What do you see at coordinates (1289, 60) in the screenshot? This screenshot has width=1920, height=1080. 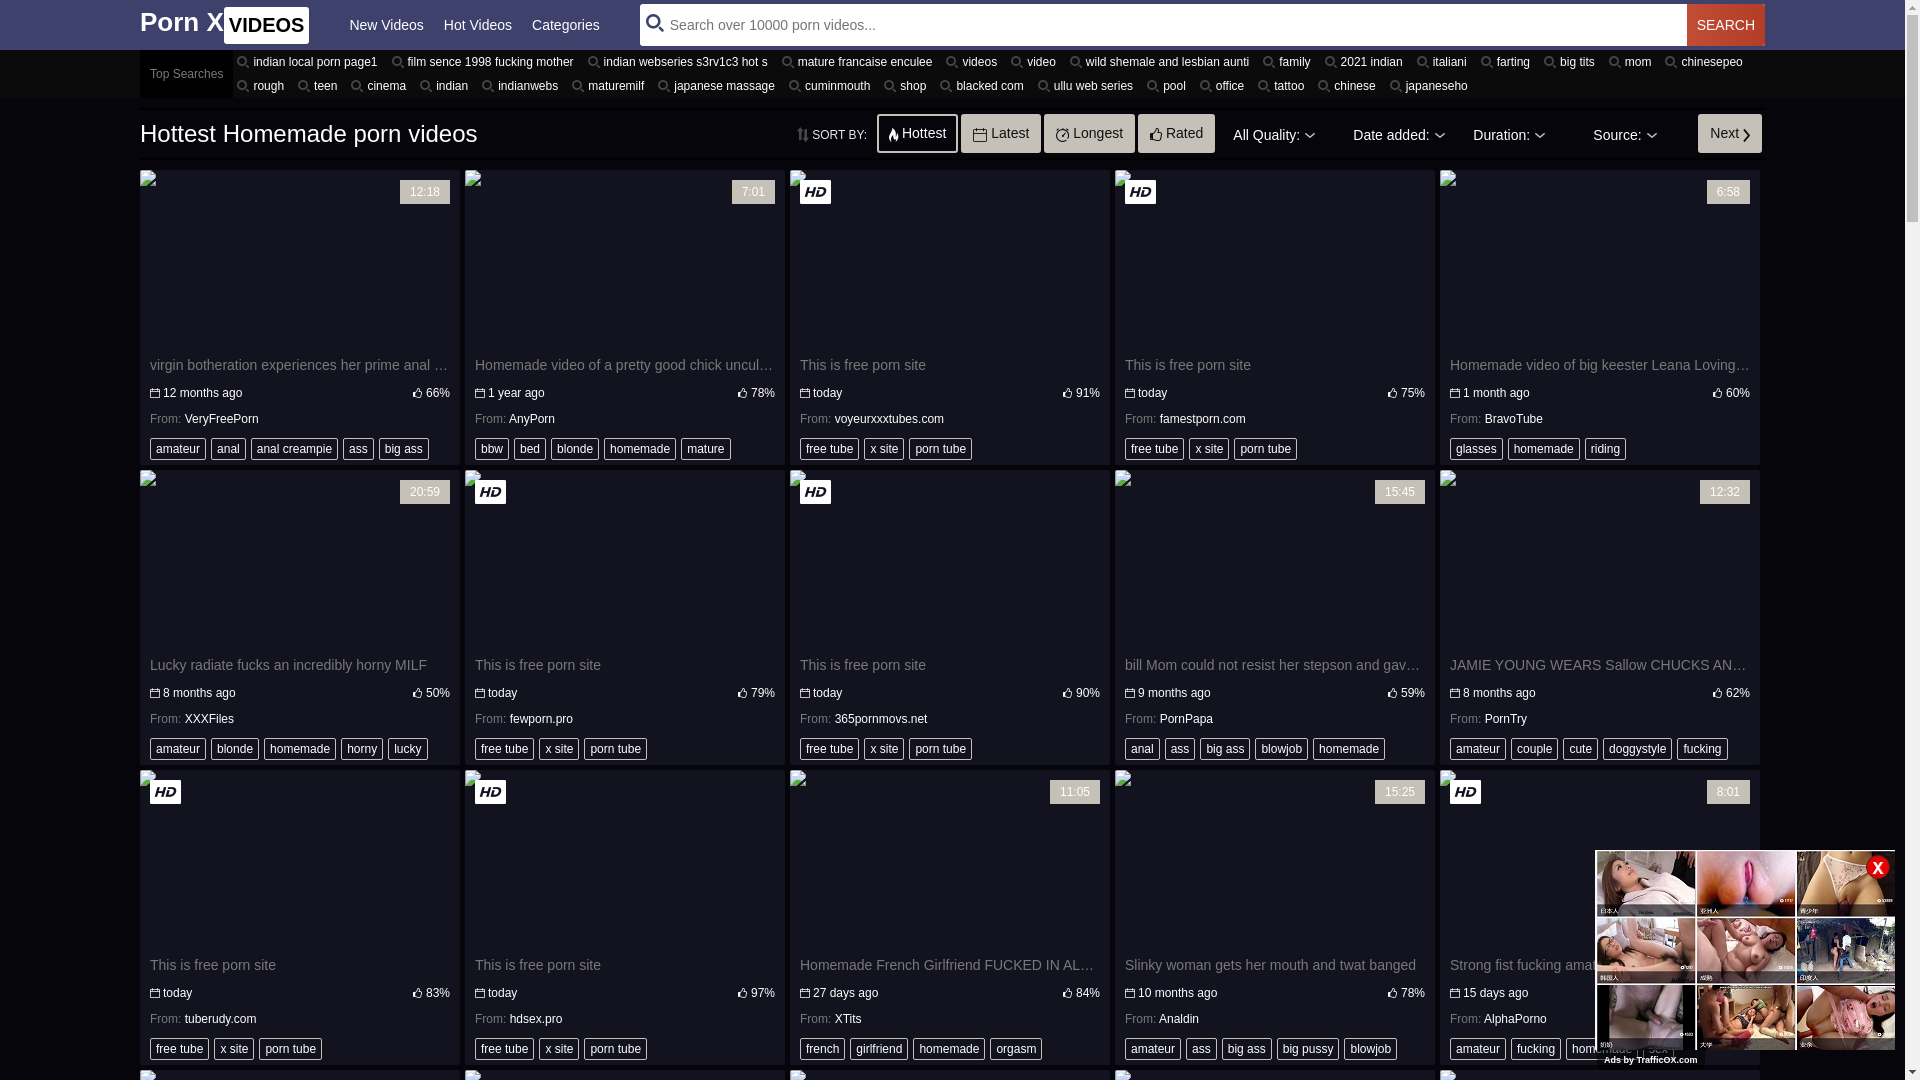 I see `'family'` at bounding box center [1289, 60].